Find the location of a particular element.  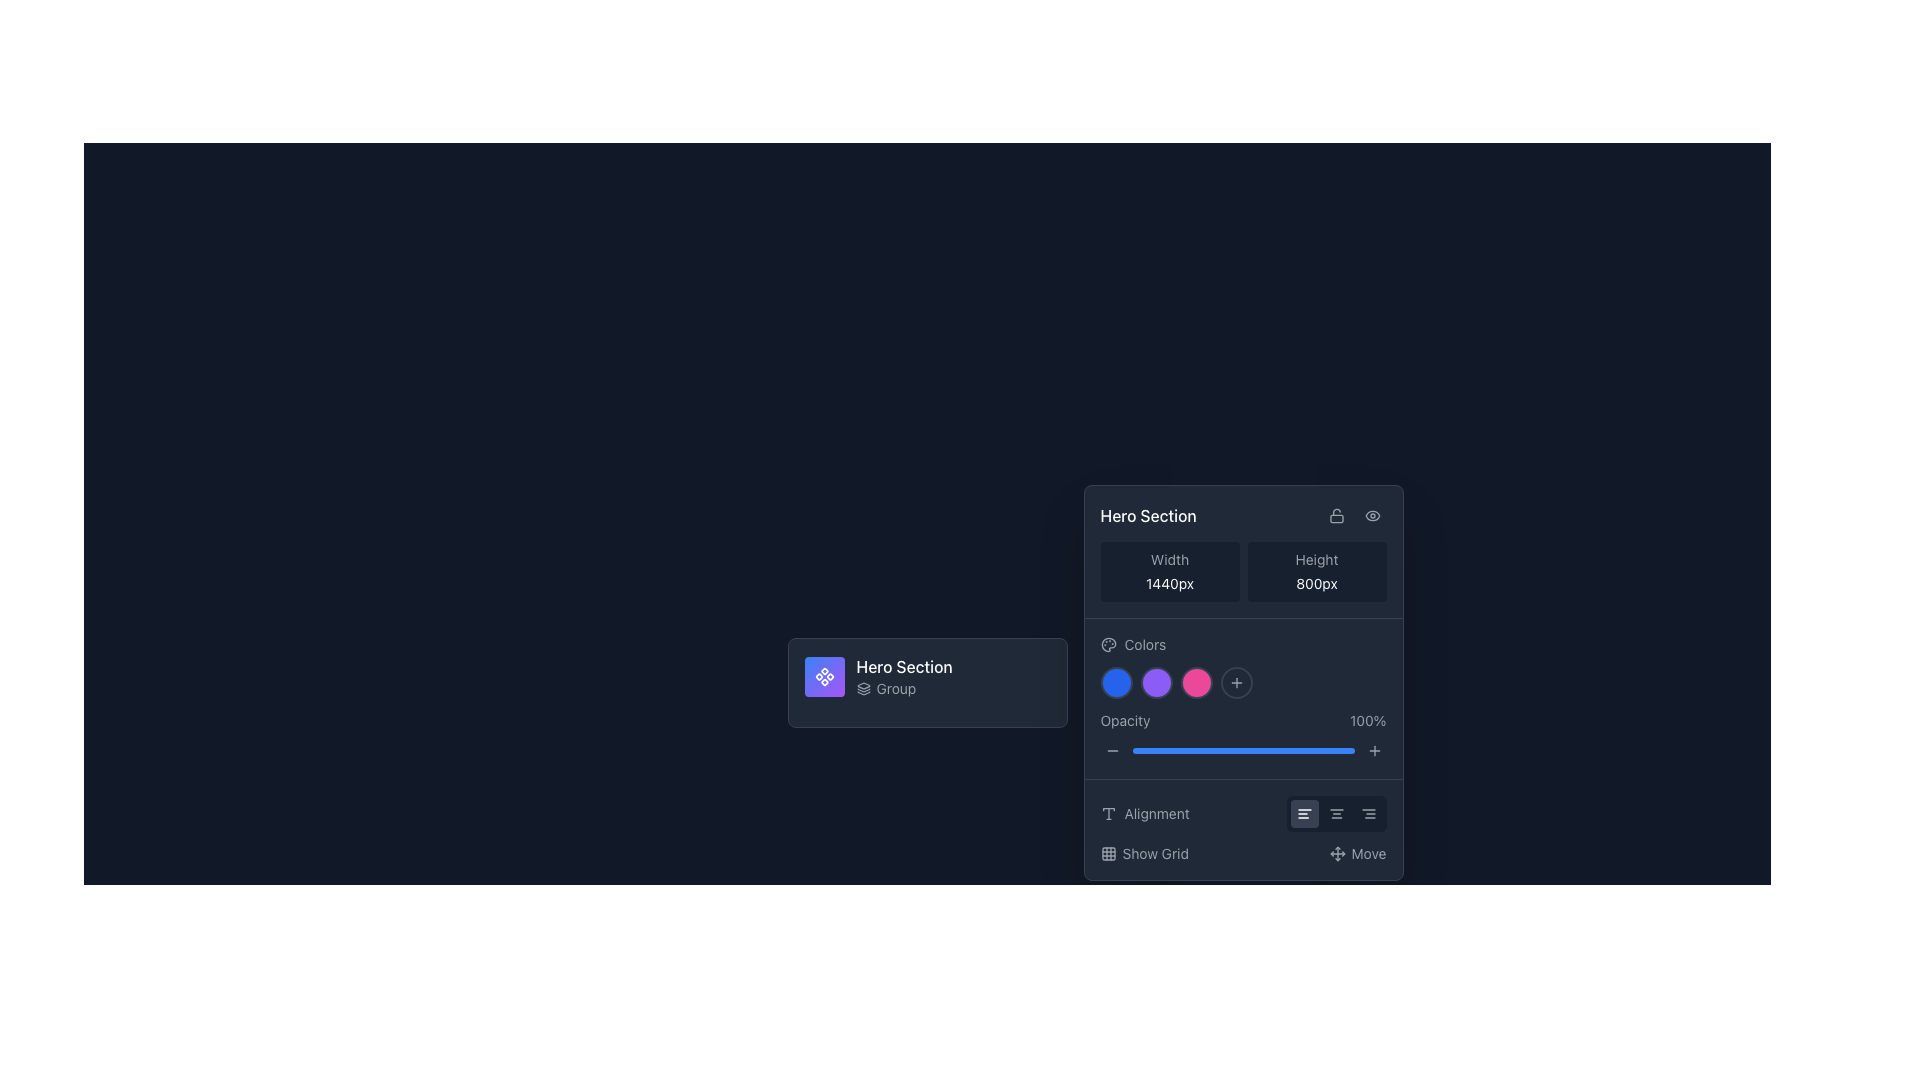

the fourth button in the horizontal arrangement under the 'Colors' section is located at coordinates (1242, 681).